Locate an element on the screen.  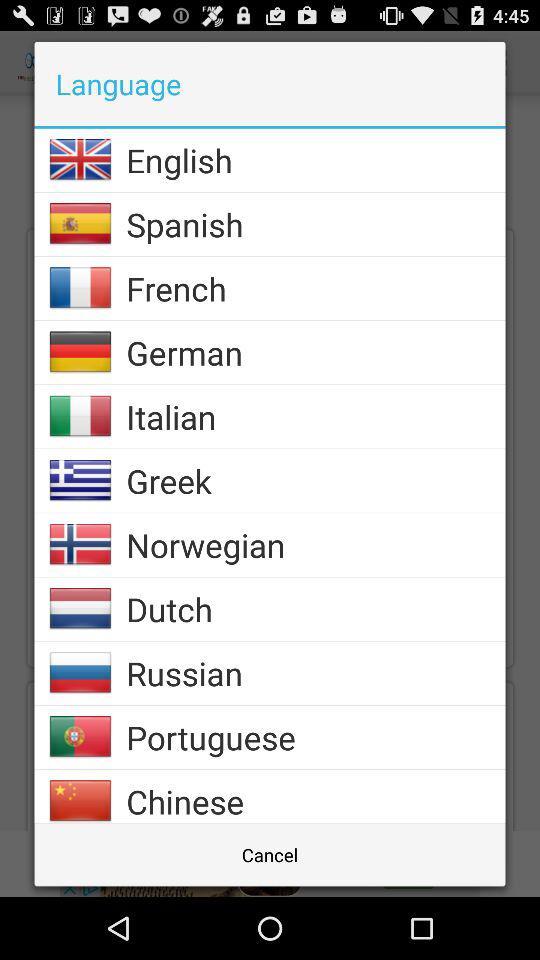
item below the dutch item is located at coordinates (315, 673).